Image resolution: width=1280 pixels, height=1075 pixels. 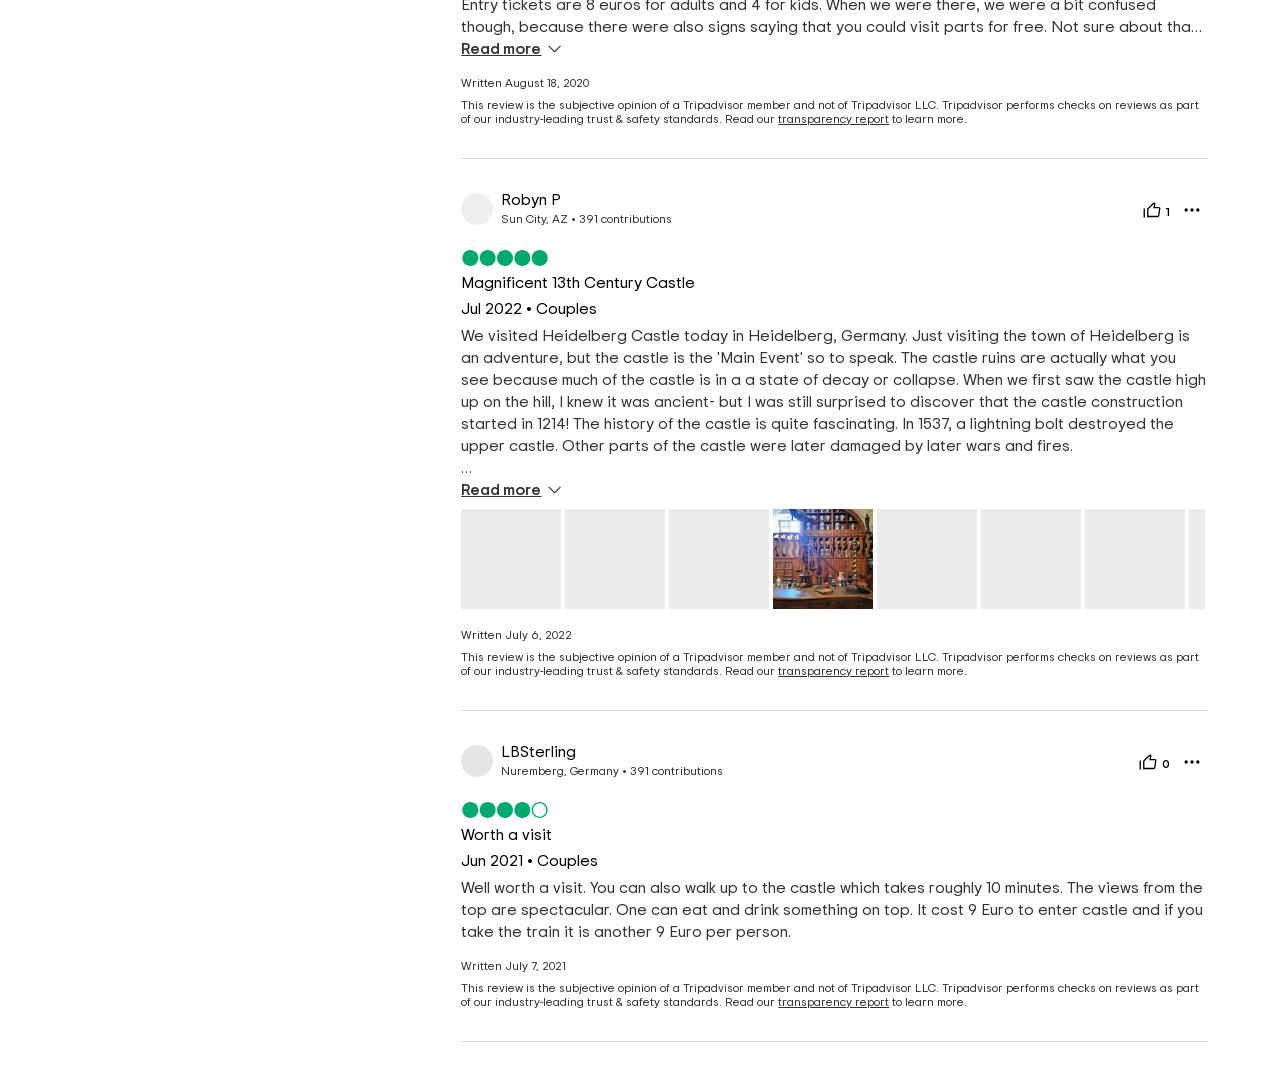 I want to click on 'Written August 18, 2020', so click(x=525, y=82).